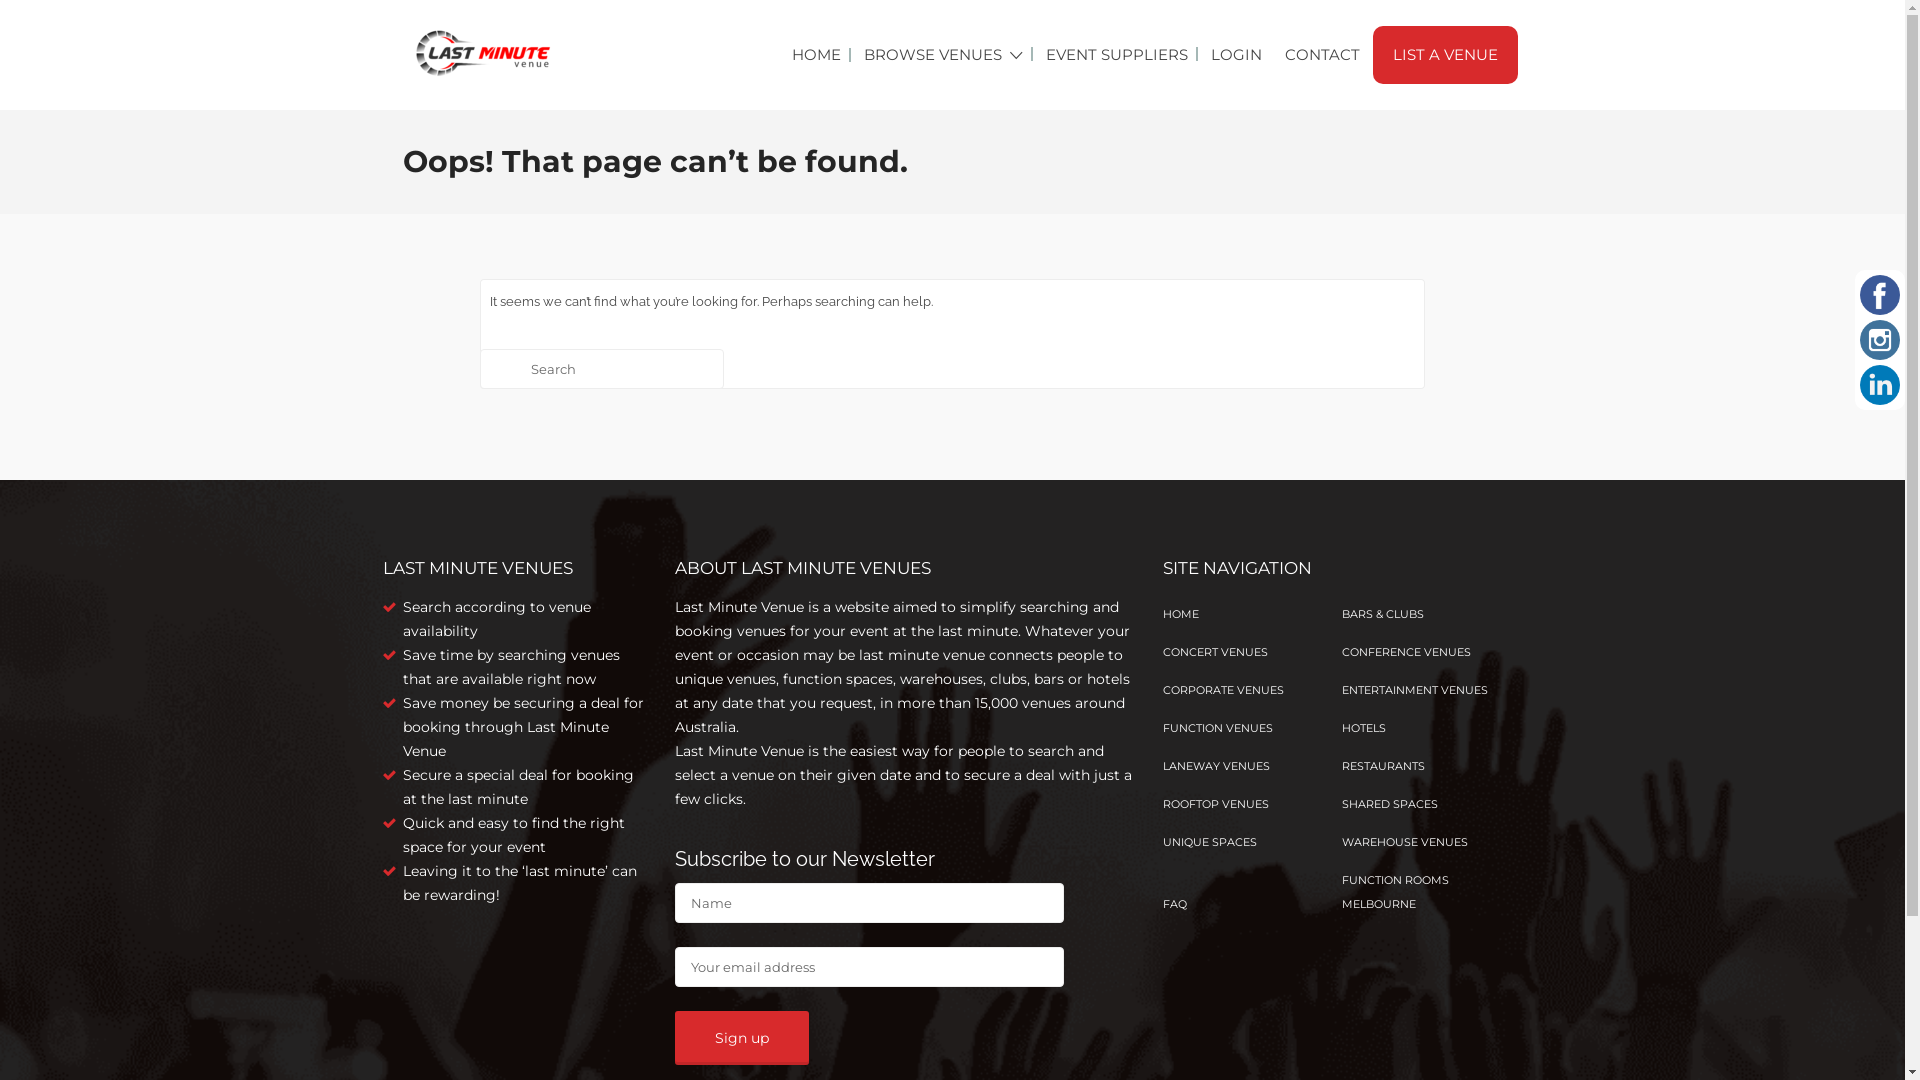 This screenshot has height=1080, width=1920. Describe the element at coordinates (1321, 53) in the screenshot. I see `'CONTACT'` at that location.